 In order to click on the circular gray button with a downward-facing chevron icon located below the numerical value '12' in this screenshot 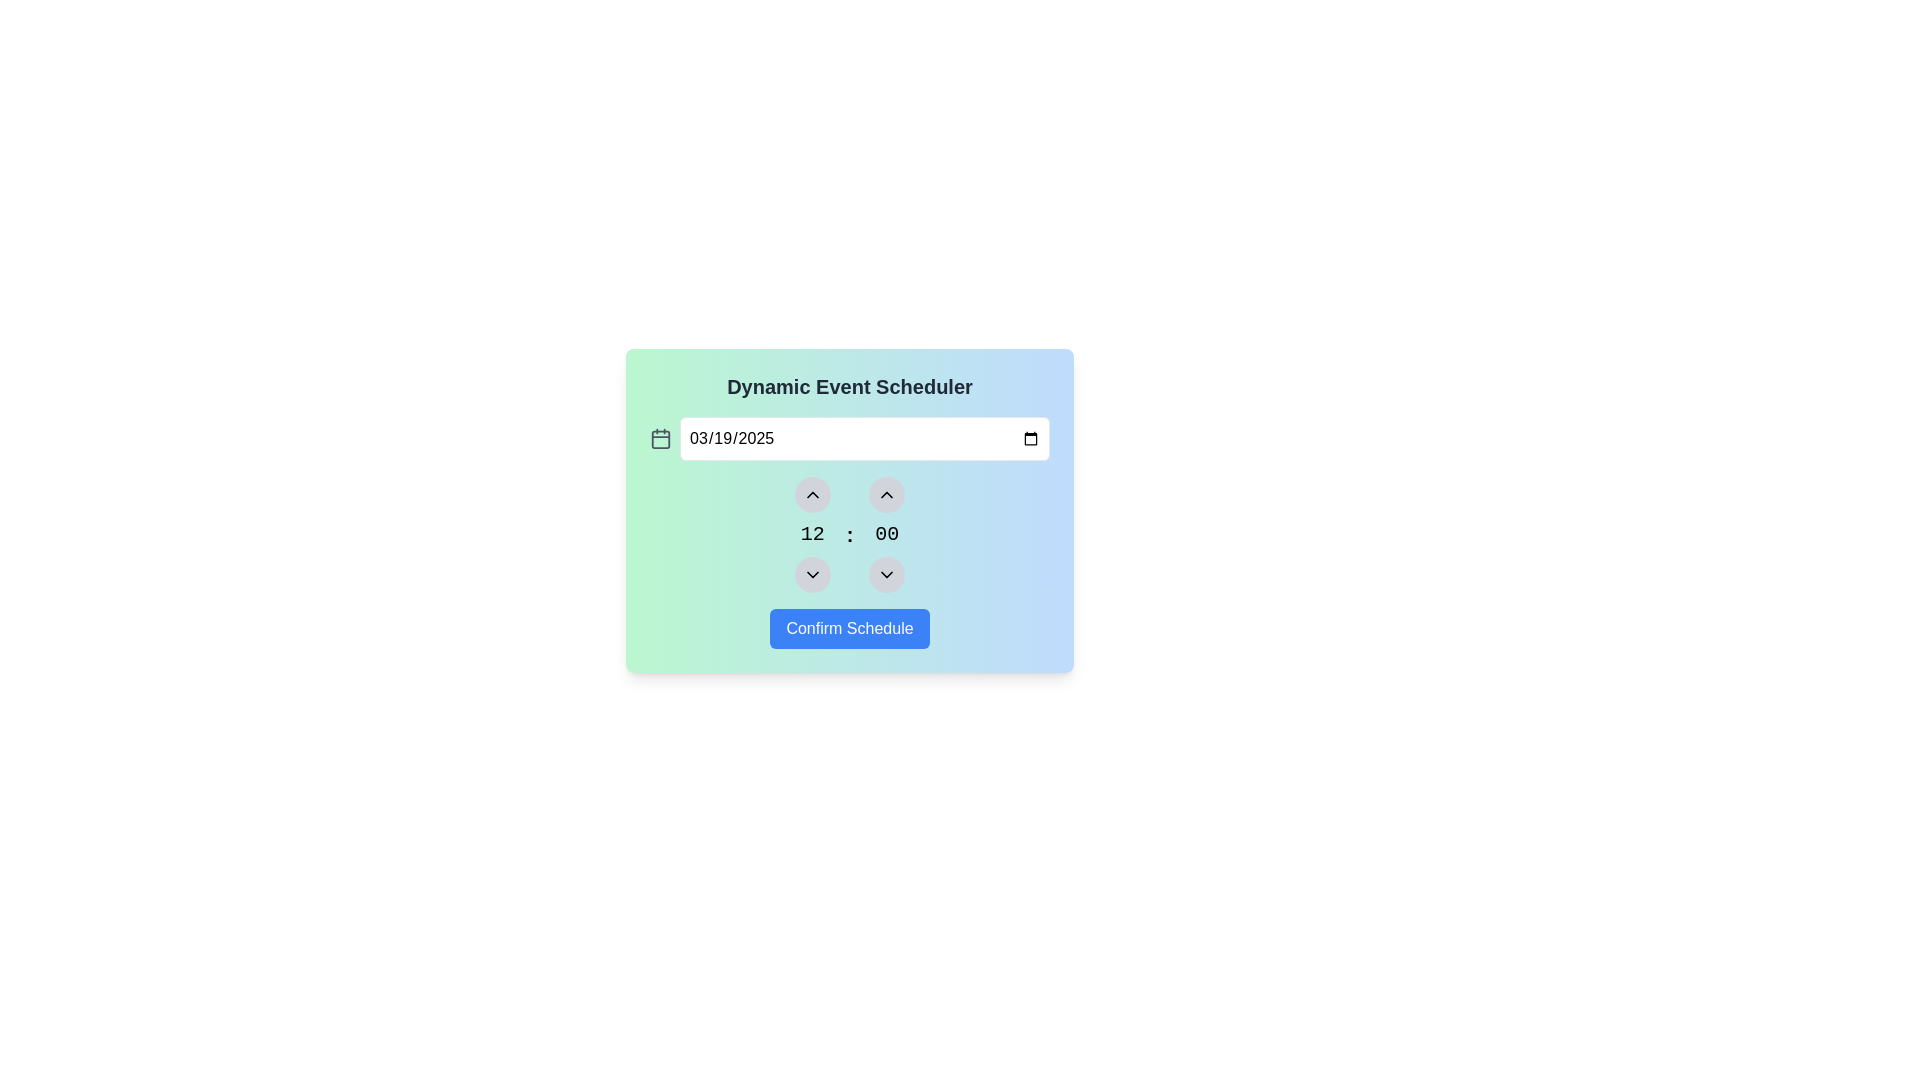, I will do `click(812, 574)`.